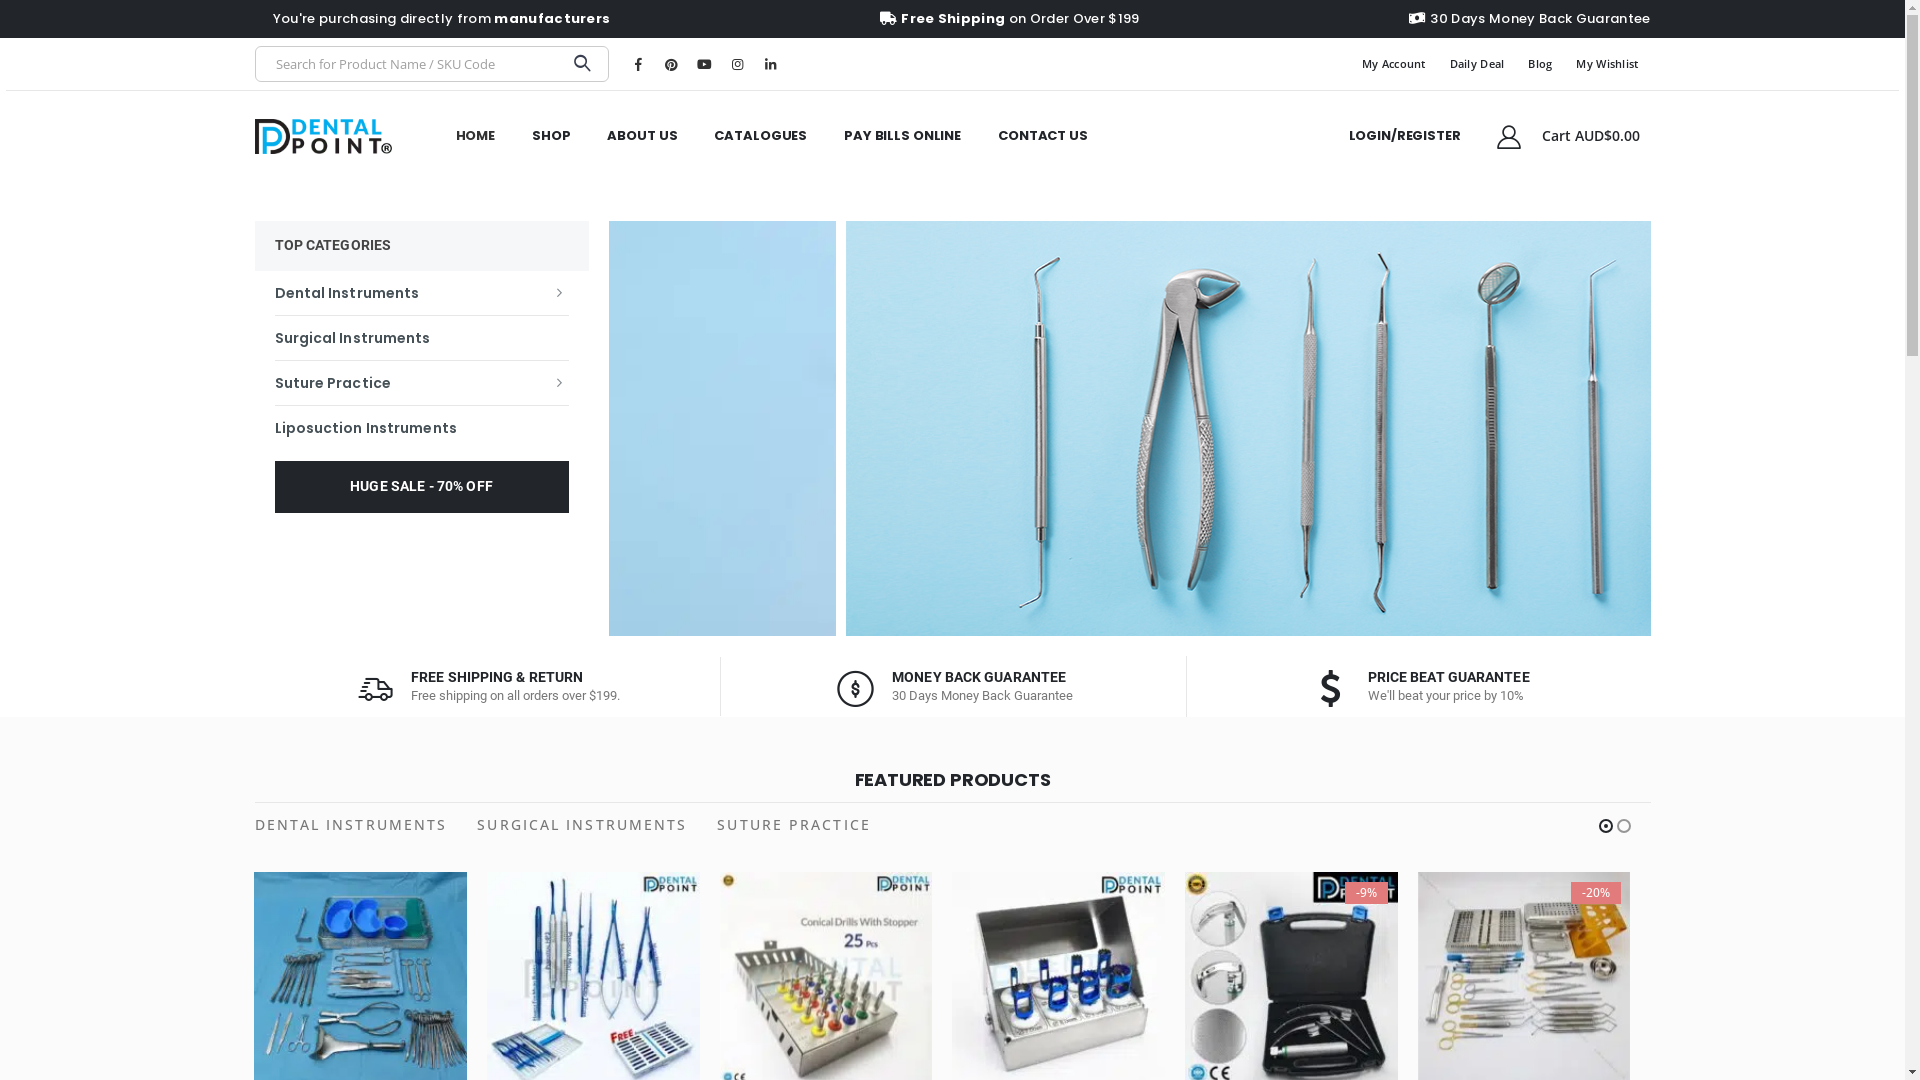 This screenshot has height=1080, width=1920. I want to click on 'DENTAL INSTRUMENTS', so click(253, 825).